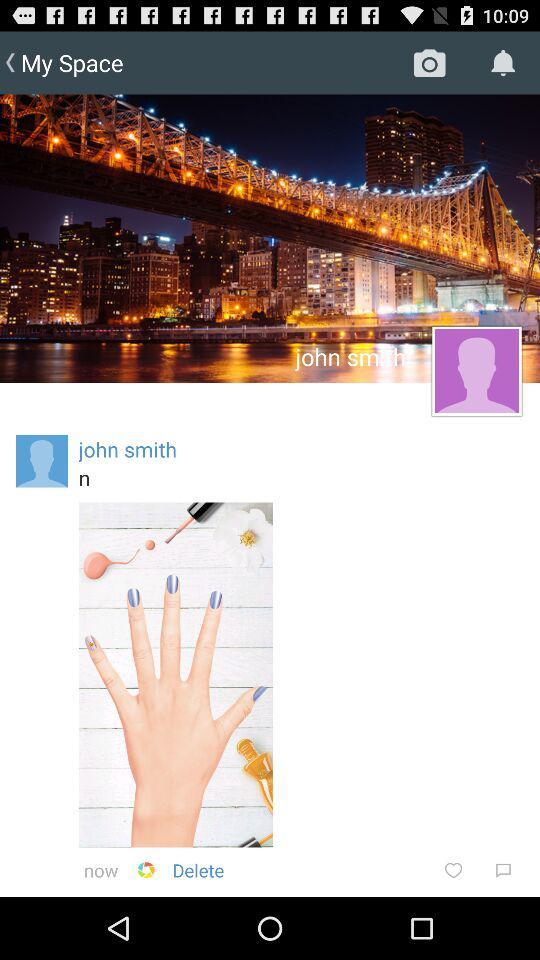  Describe the element at coordinates (300, 477) in the screenshot. I see `the item below john smith item` at that location.